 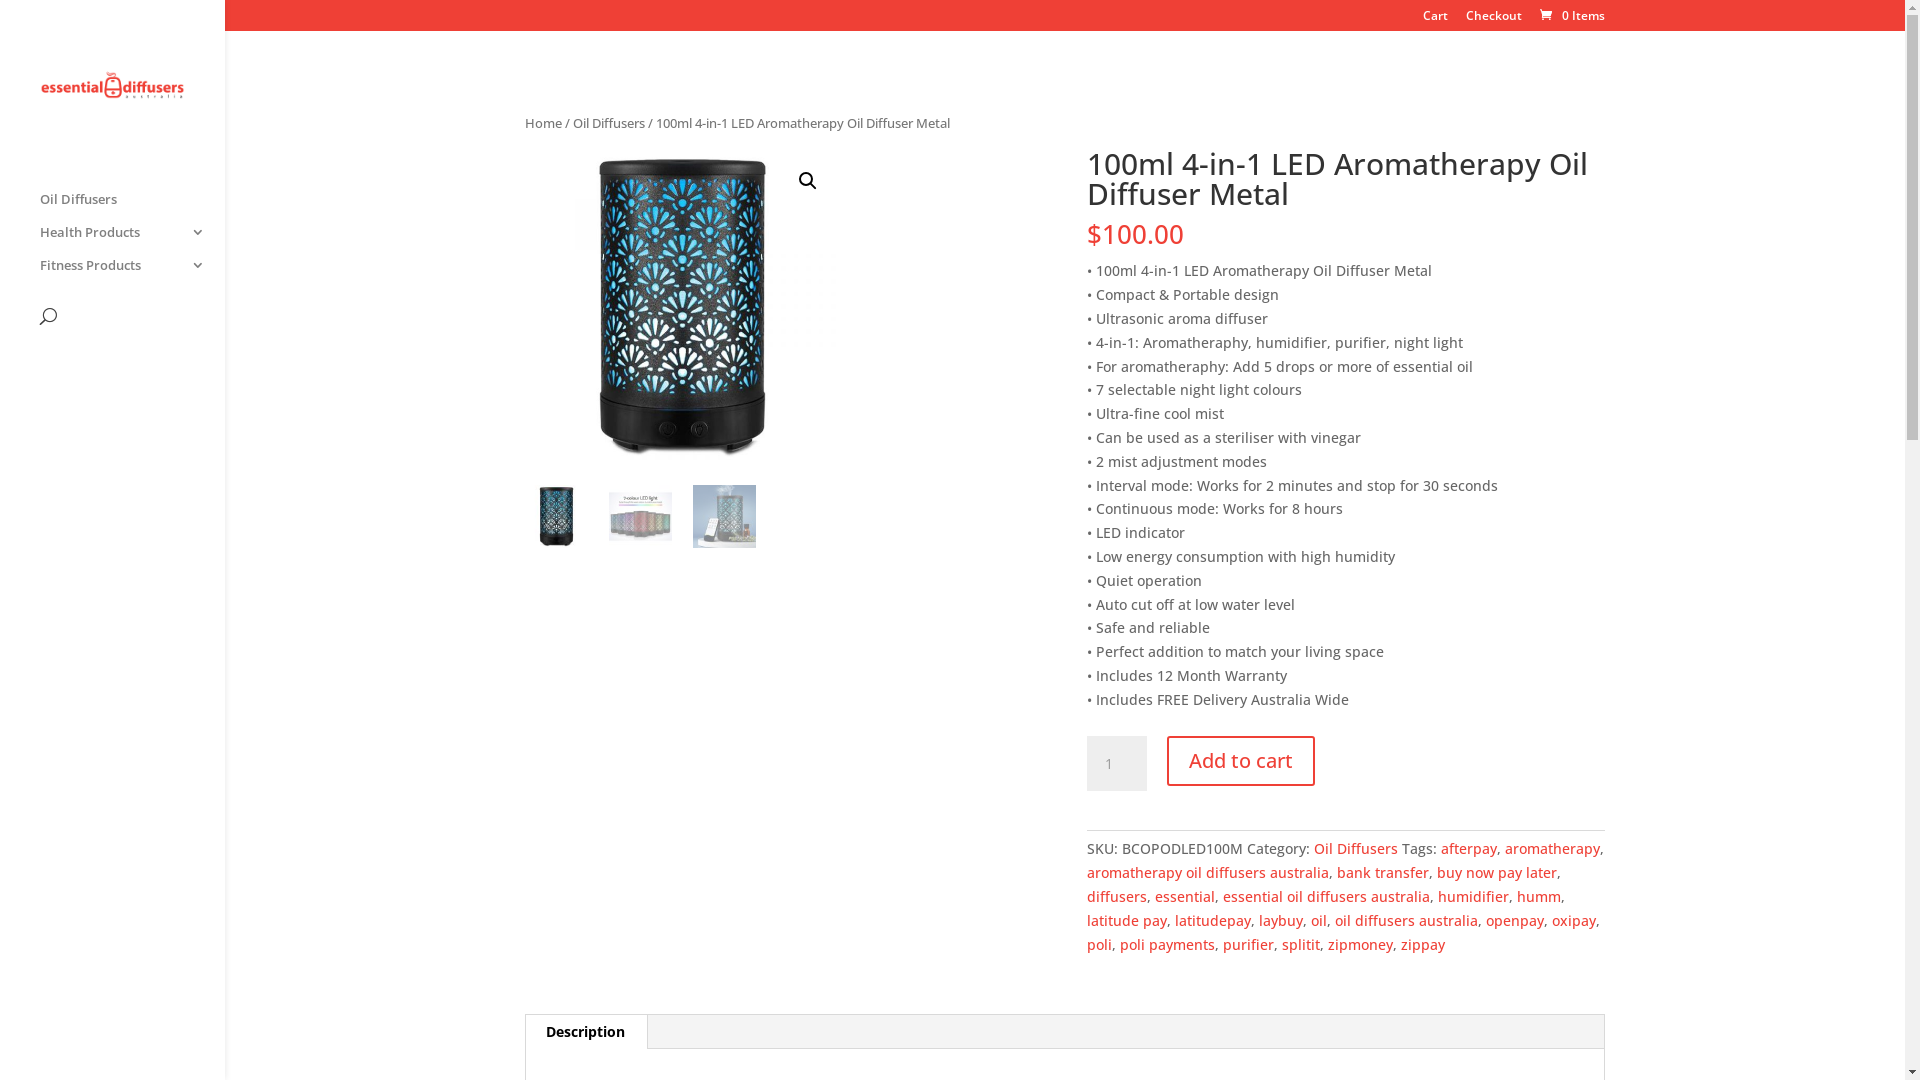 I want to click on 'Fitness Products', so click(x=131, y=274).